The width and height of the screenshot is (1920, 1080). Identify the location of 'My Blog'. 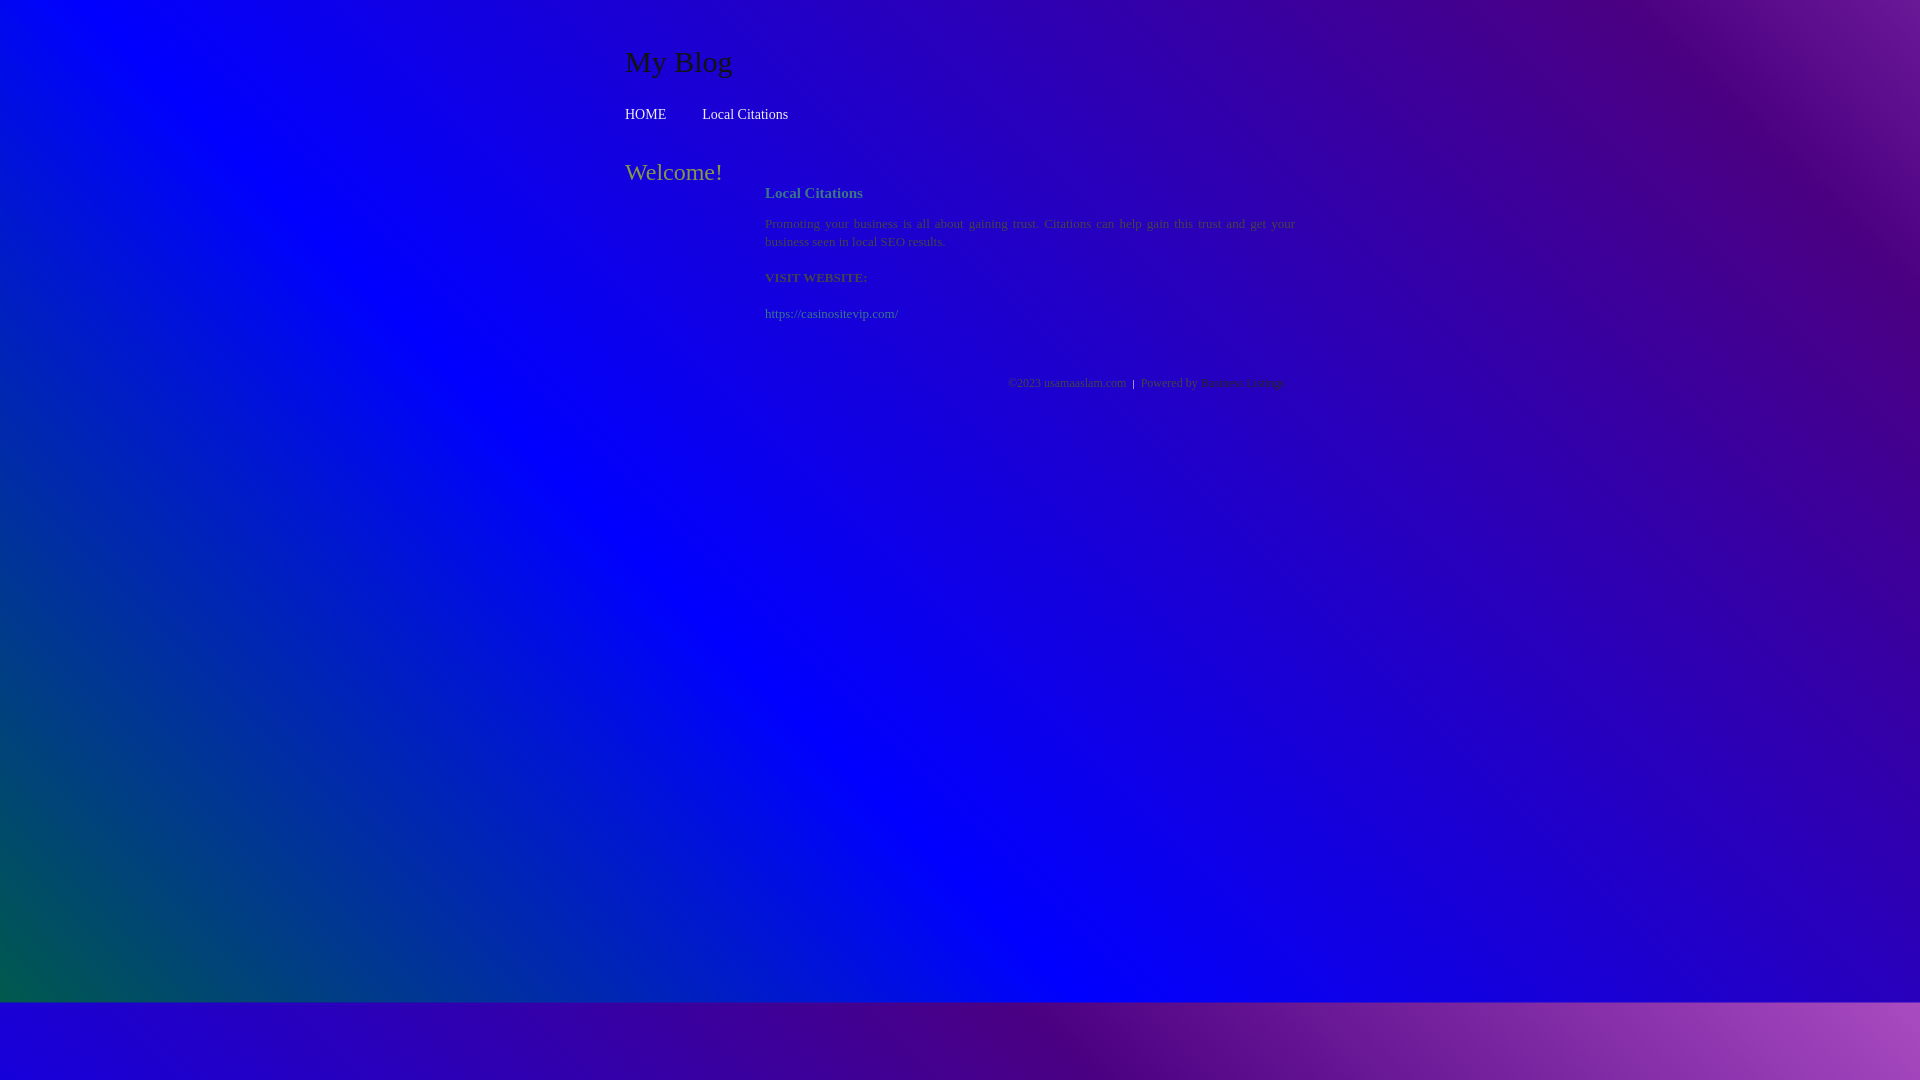
(678, 60).